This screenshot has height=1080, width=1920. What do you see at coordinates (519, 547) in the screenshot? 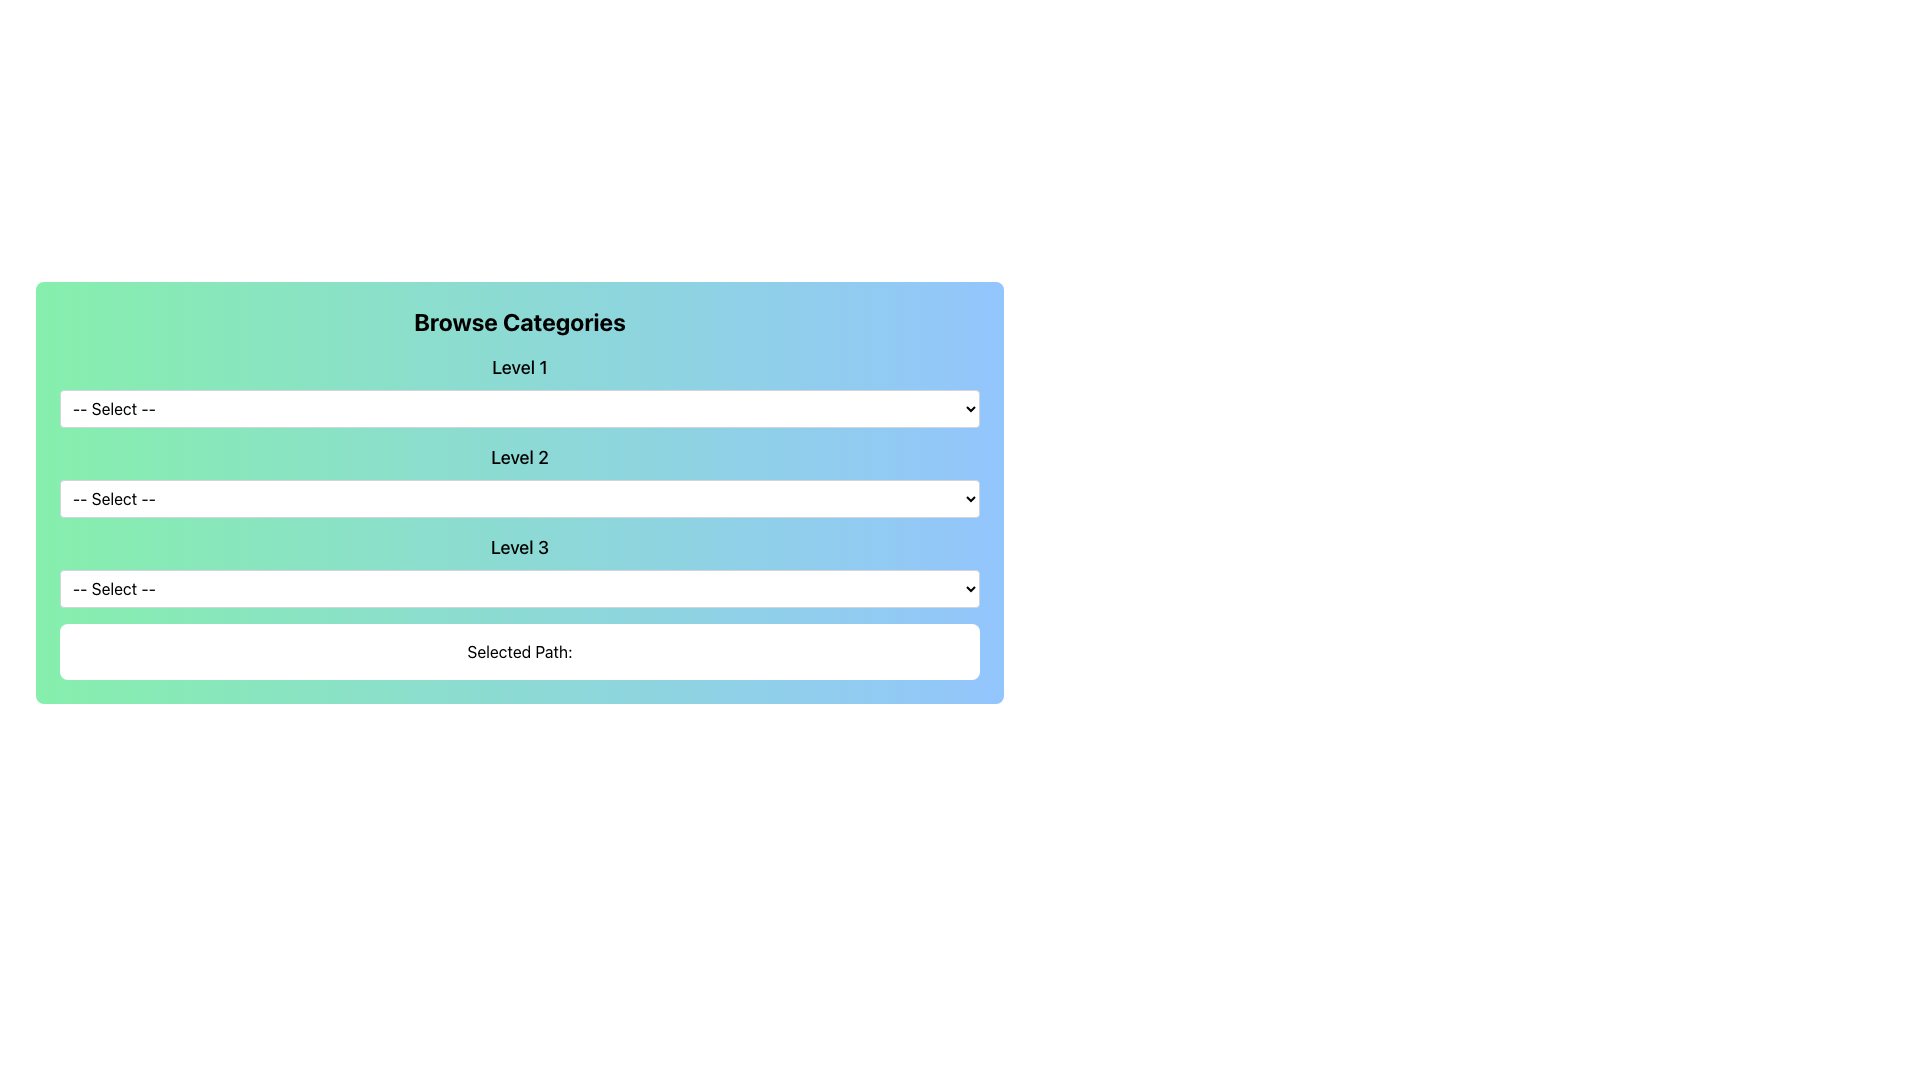
I see `the 'Level 3' label, which serves as a heading for the associated dropdown component below it` at bounding box center [519, 547].